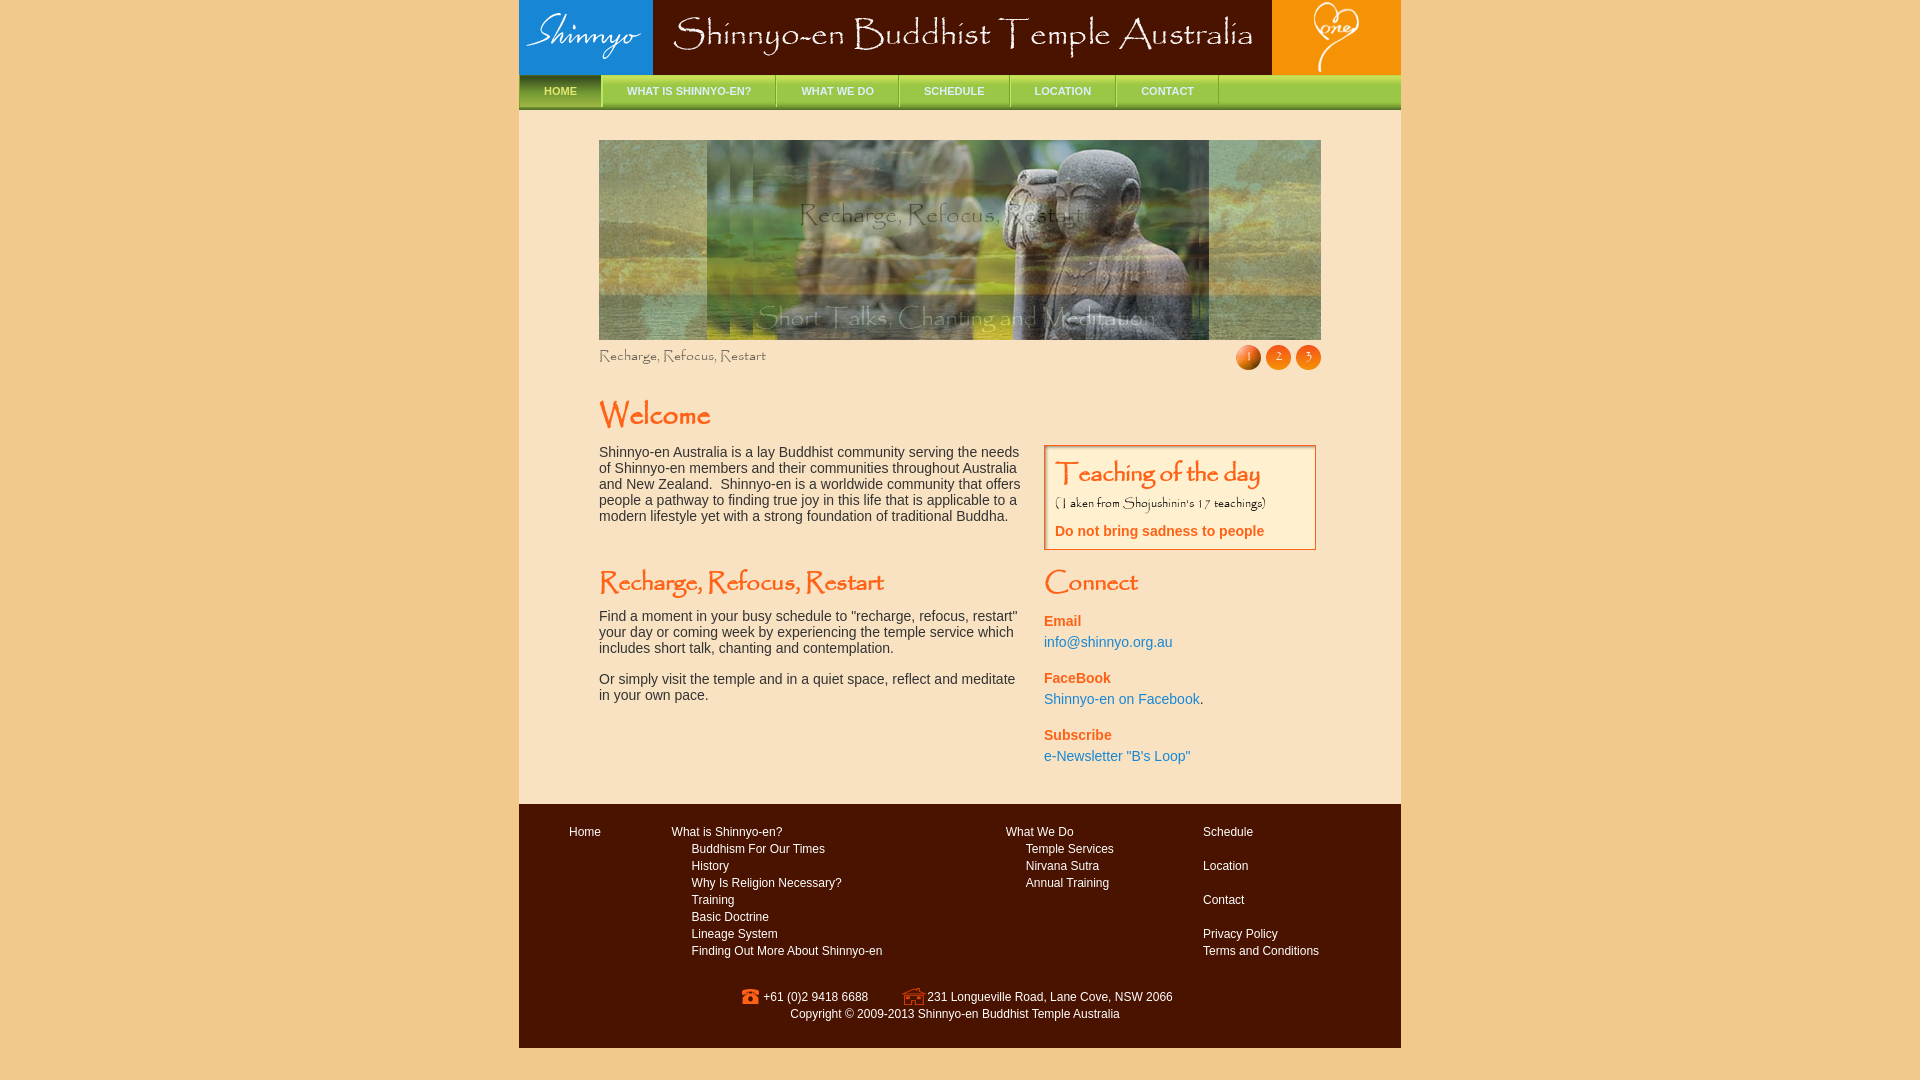 The image size is (1920, 1080). I want to click on 'SCHEDULE', so click(953, 91).